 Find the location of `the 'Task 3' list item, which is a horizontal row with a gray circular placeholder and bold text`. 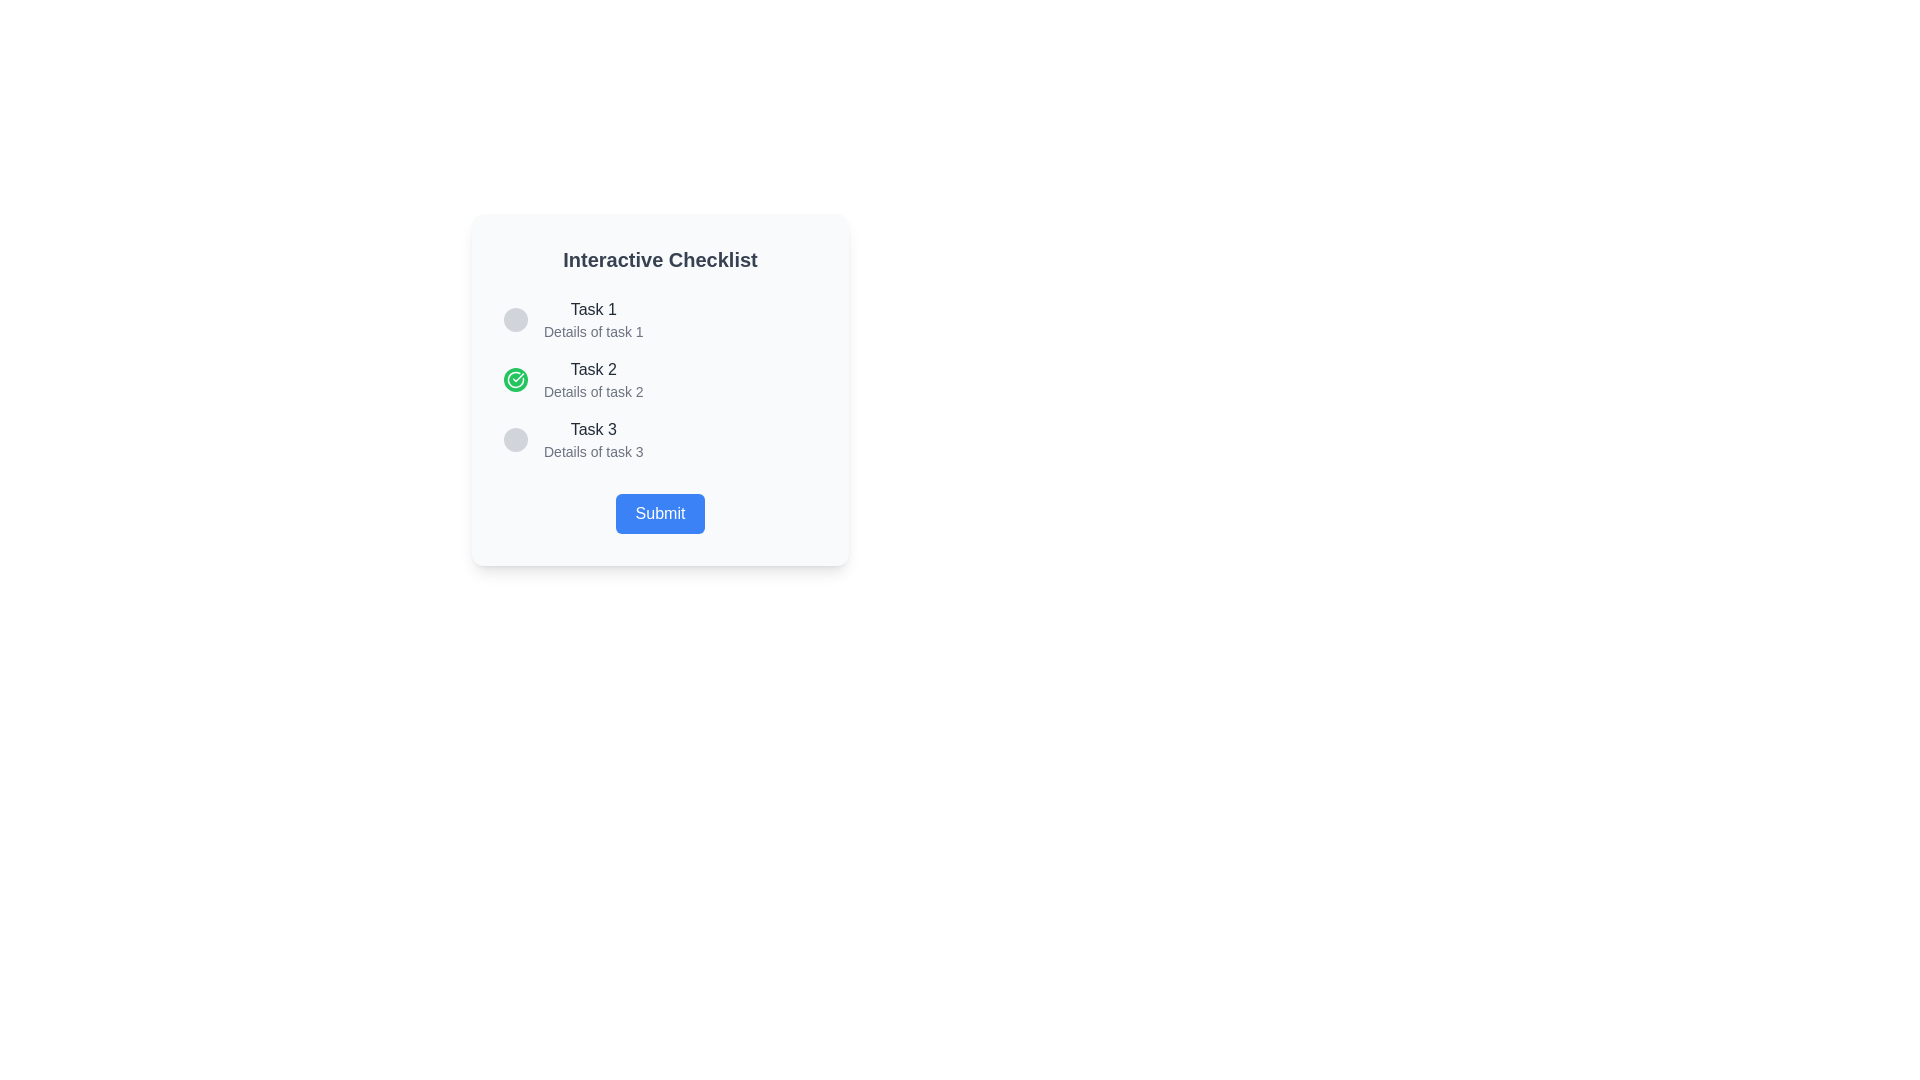

the 'Task 3' list item, which is a horizontal row with a gray circular placeholder and bold text is located at coordinates (660, 438).